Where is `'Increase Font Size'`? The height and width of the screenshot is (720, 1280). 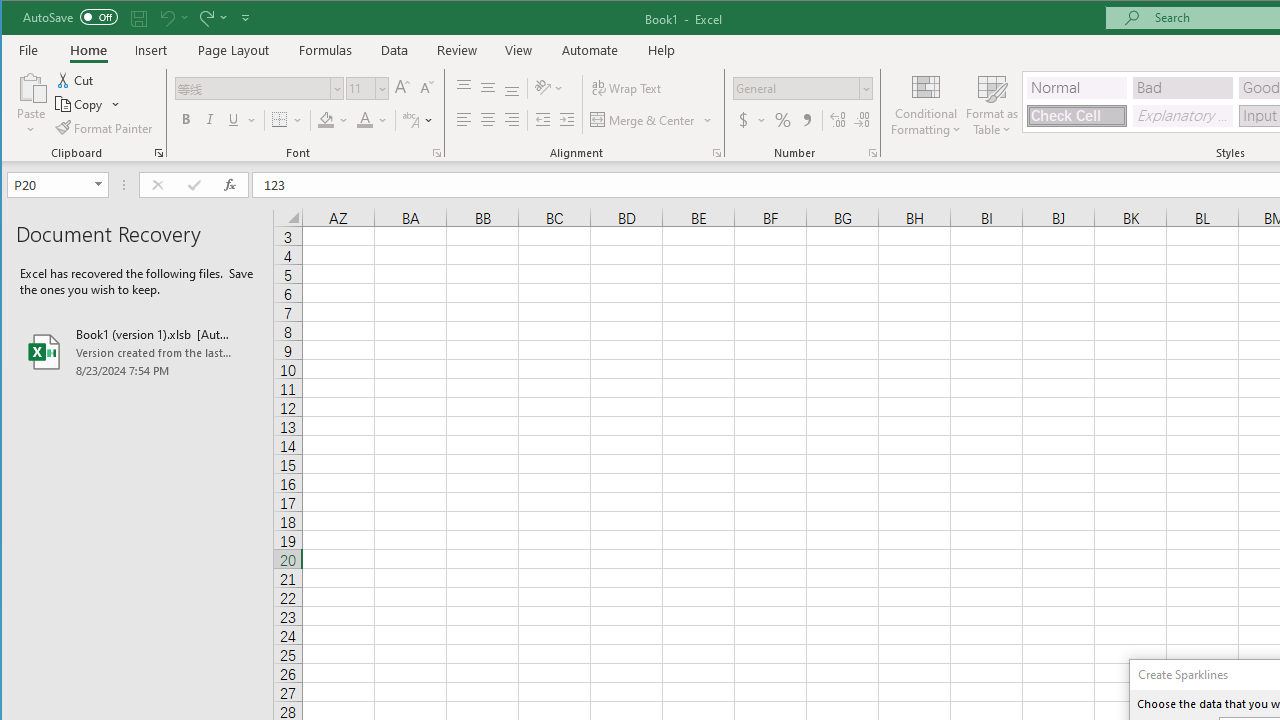 'Increase Font Size' is located at coordinates (400, 87).